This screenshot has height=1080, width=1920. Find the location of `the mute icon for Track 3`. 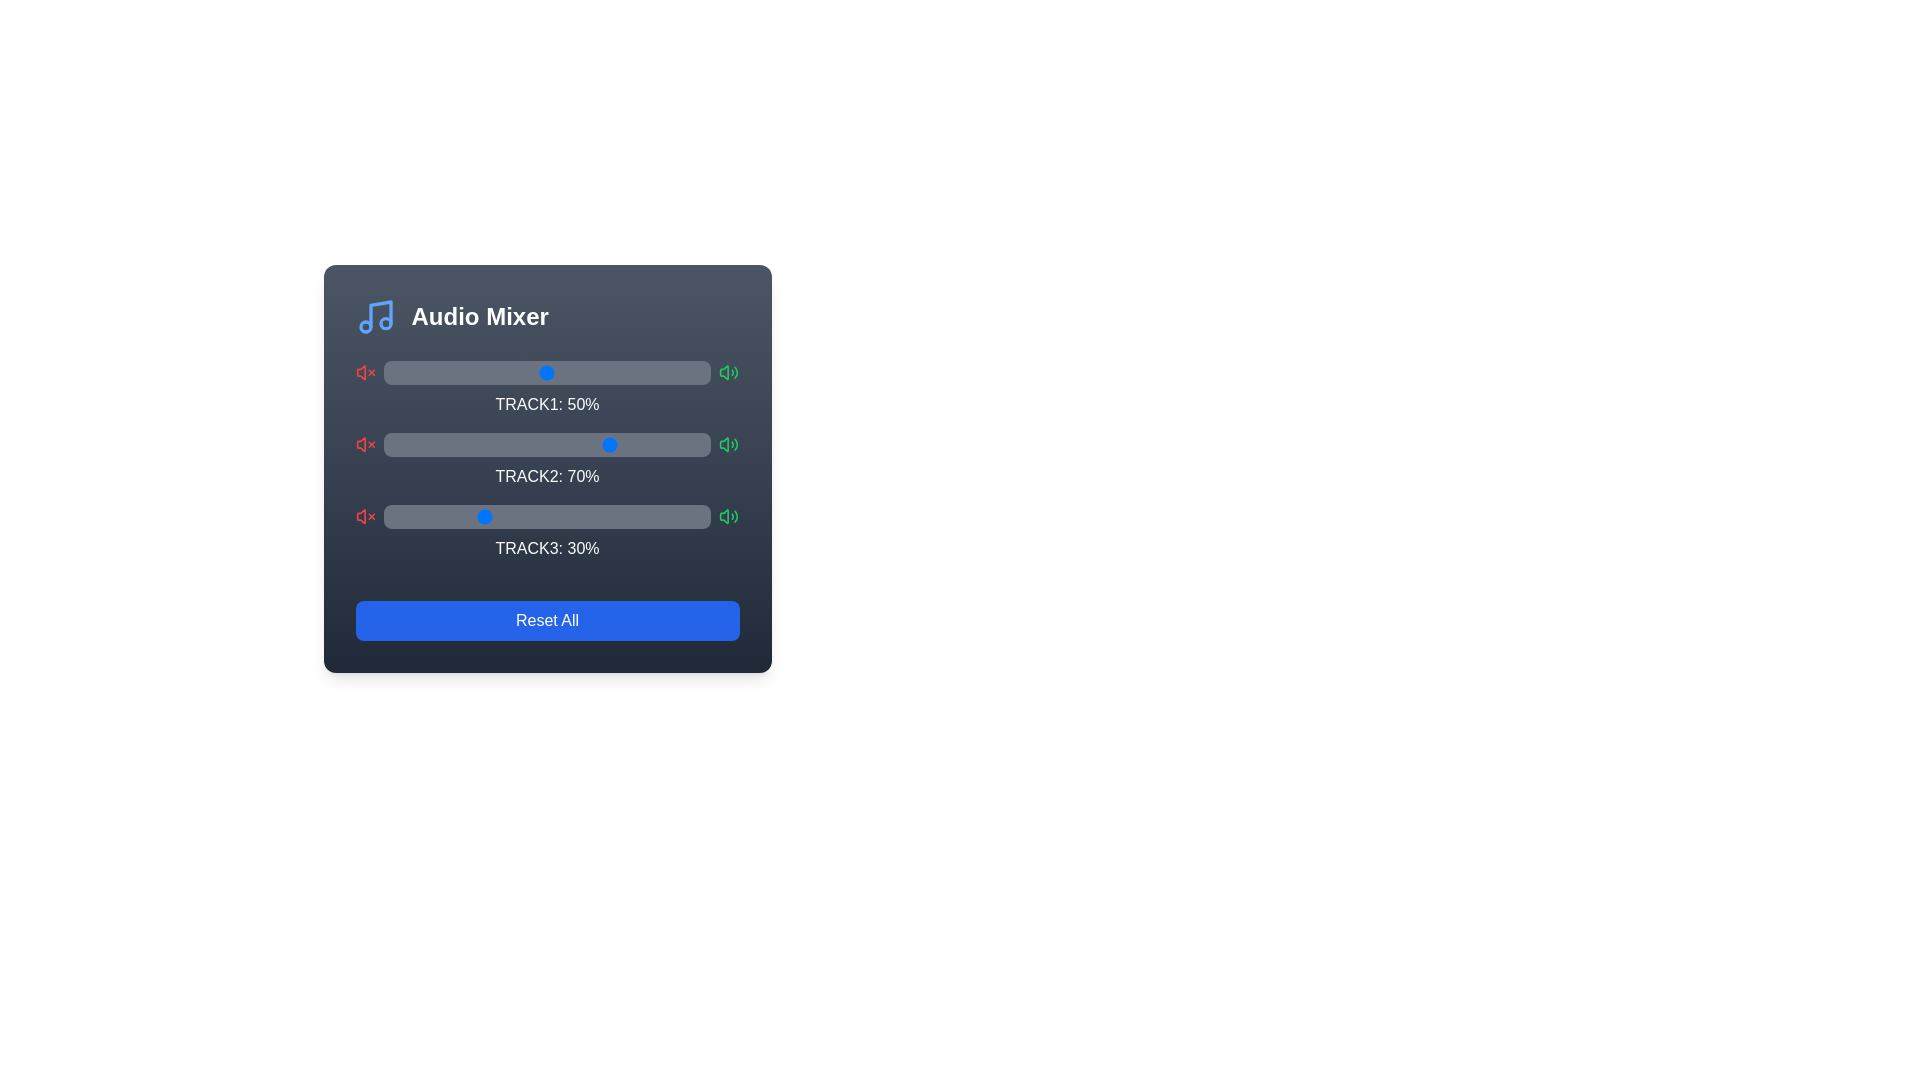

the mute icon for Track 3 is located at coordinates (365, 515).